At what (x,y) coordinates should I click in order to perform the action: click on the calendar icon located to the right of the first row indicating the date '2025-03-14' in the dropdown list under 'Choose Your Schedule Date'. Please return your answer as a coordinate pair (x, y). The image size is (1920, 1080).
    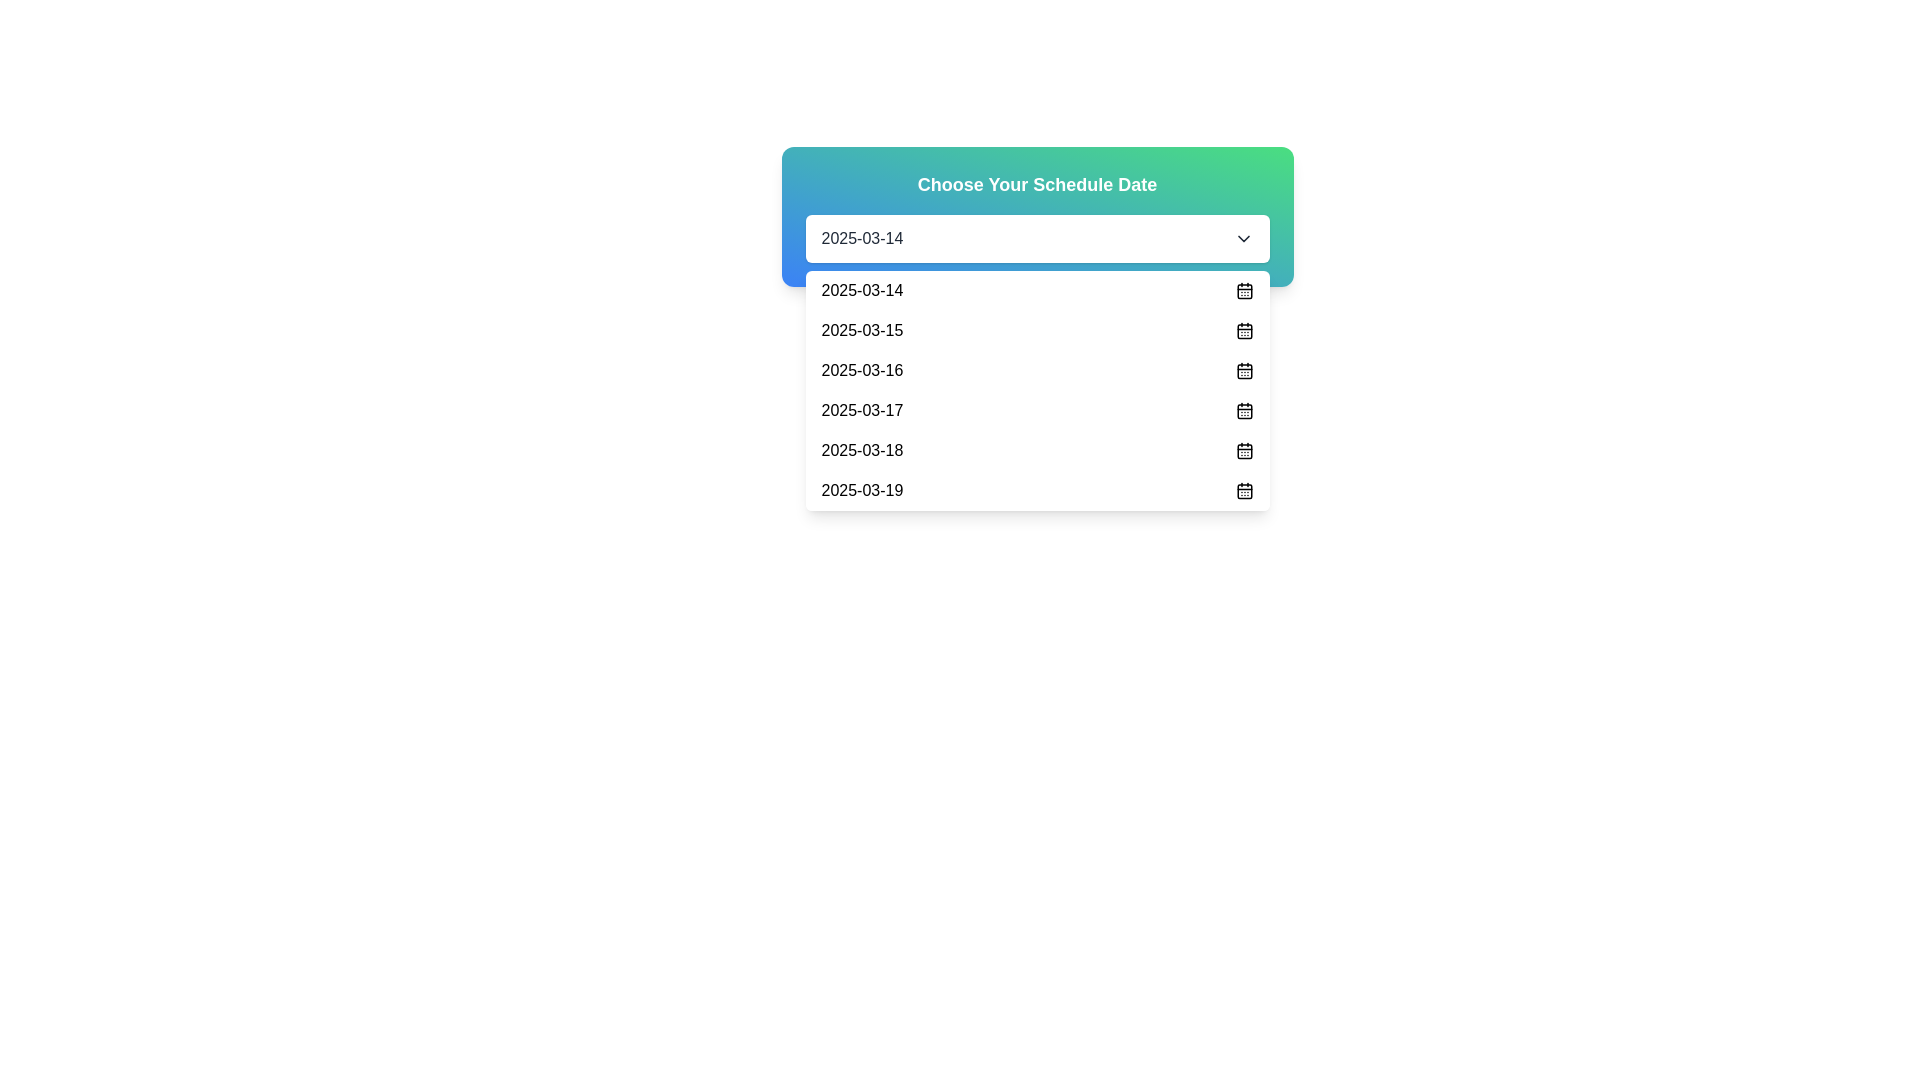
    Looking at the image, I should click on (1243, 291).